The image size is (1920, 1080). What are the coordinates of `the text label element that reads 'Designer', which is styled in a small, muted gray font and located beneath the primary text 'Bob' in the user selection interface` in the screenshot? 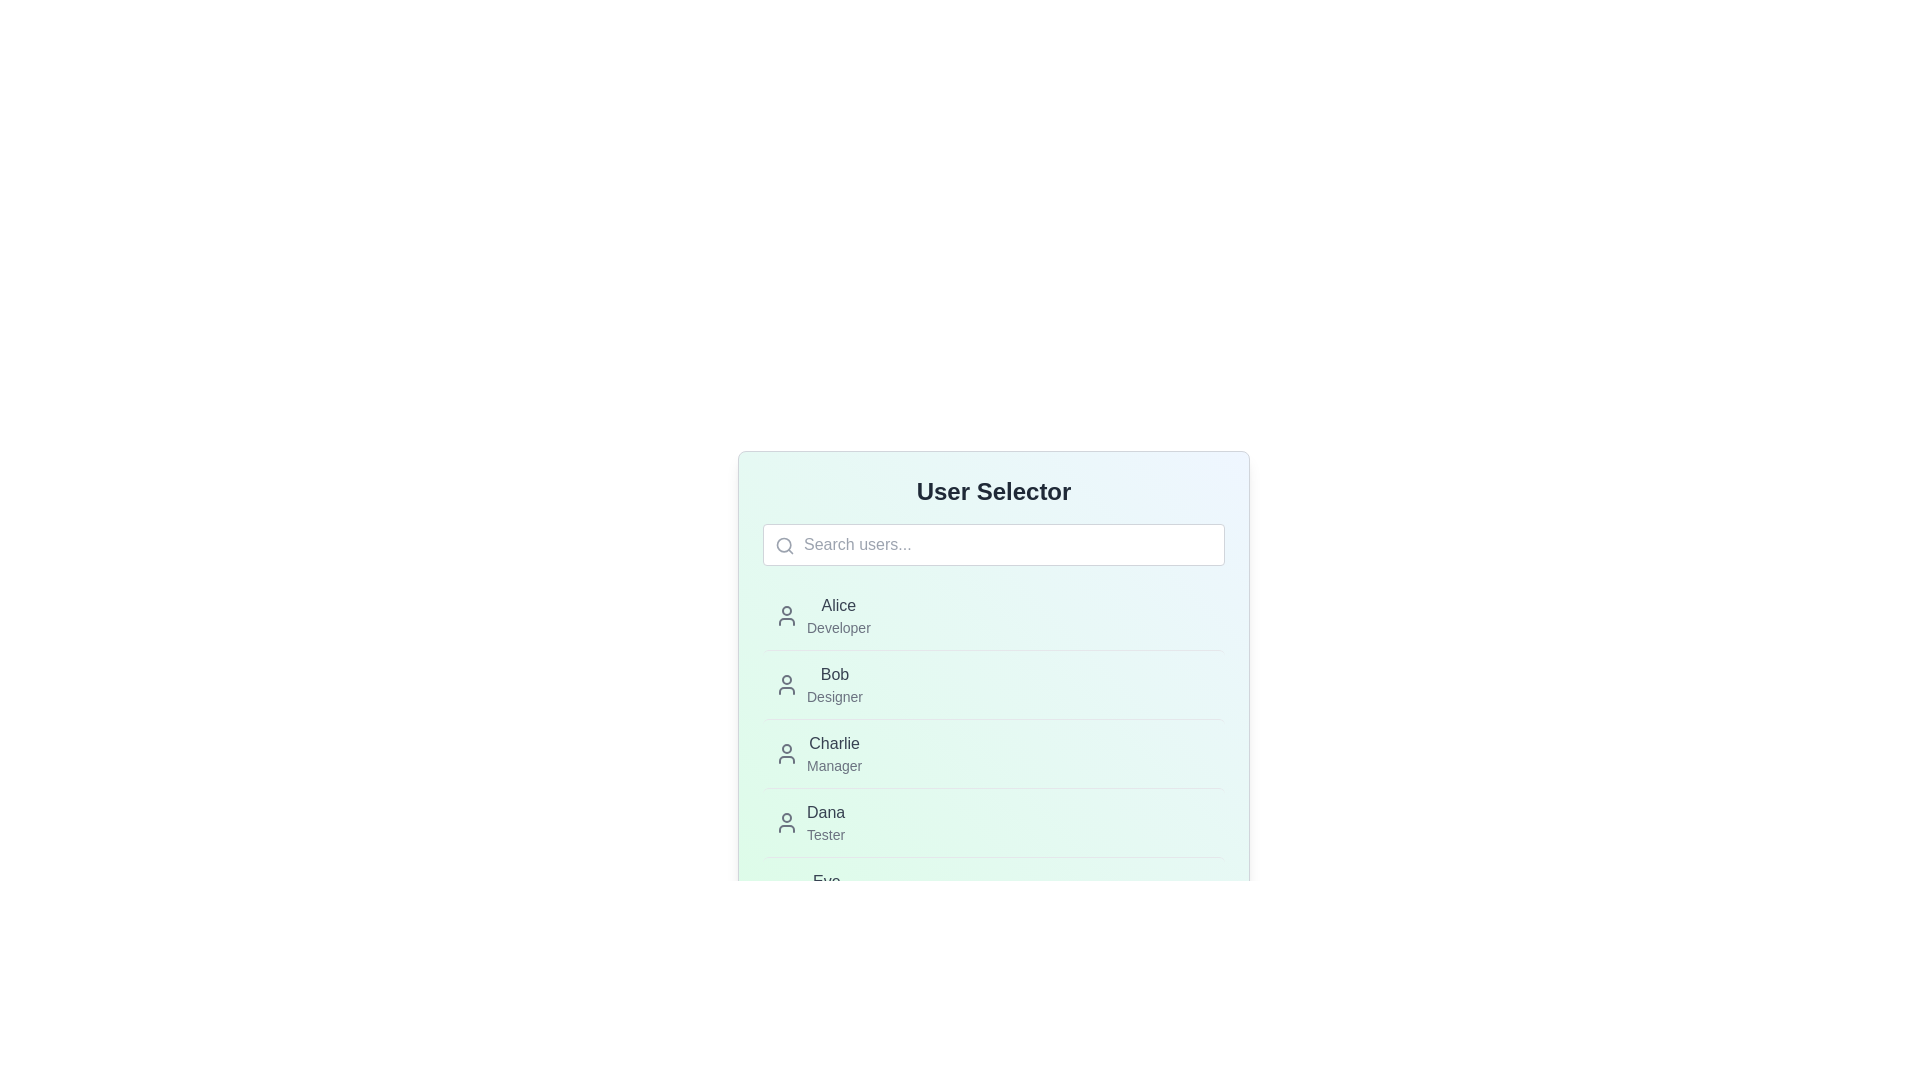 It's located at (835, 696).